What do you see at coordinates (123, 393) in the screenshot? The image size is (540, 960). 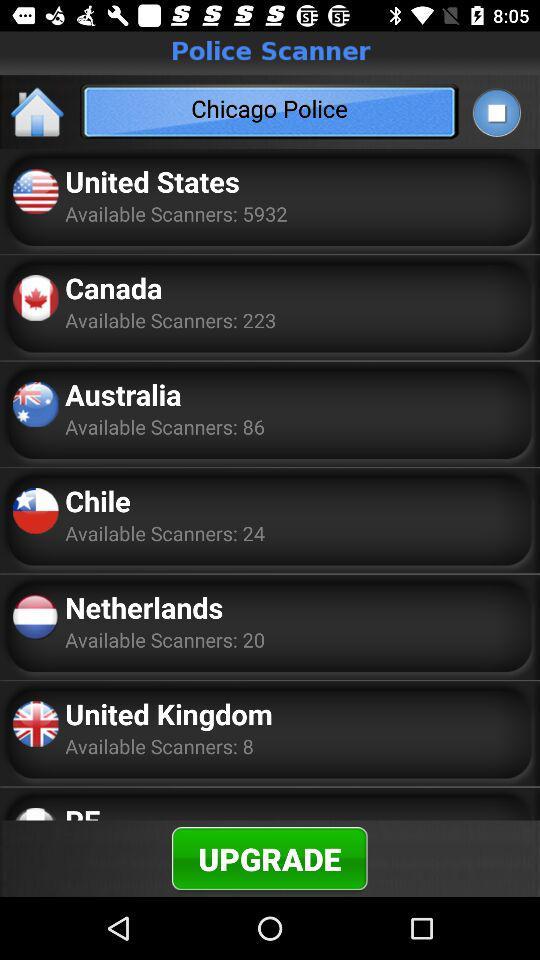 I see `the icon below the available scanners: 223 app` at bounding box center [123, 393].